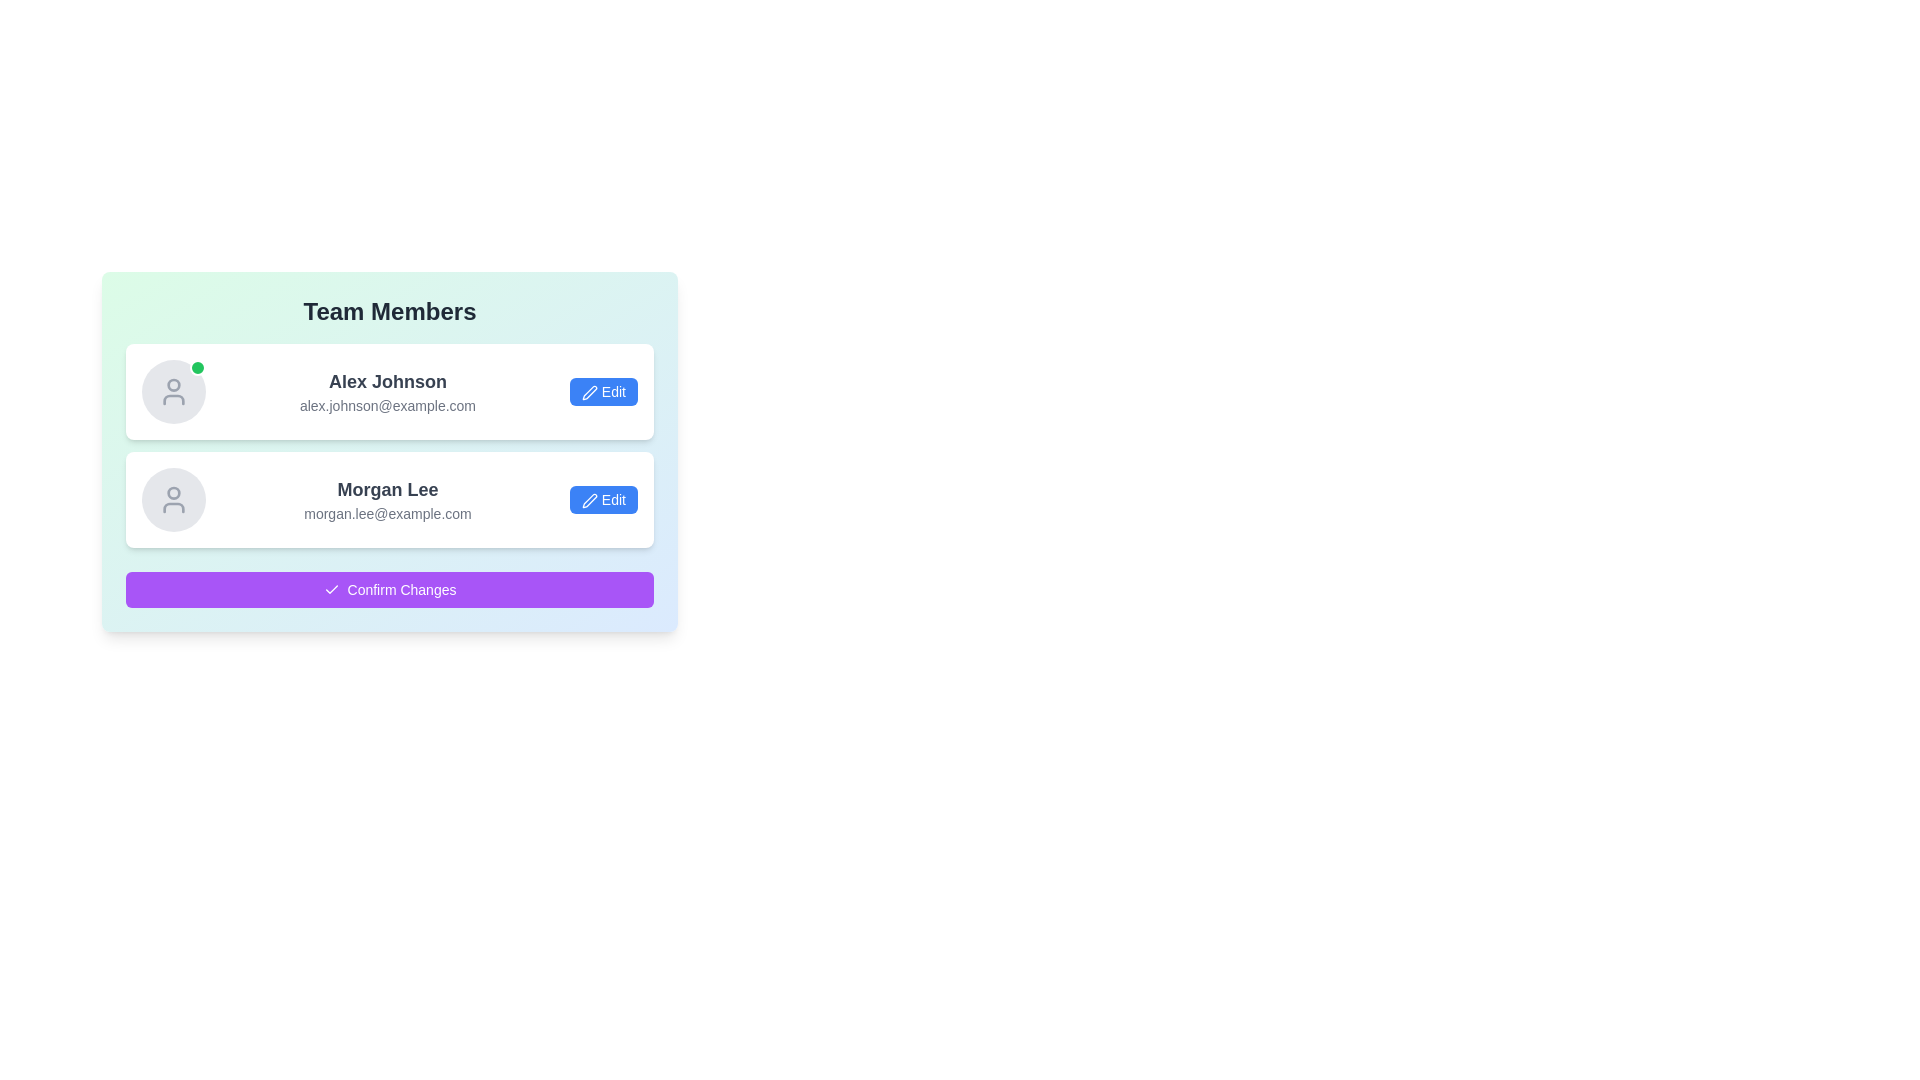  What do you see at coordinates (589, 393) in the screenshot?
I see `the edit button represented by the pen icon in the 'Team Members' section, which is adjacent to the text 'Edit'` at bounding box center [589, 393].